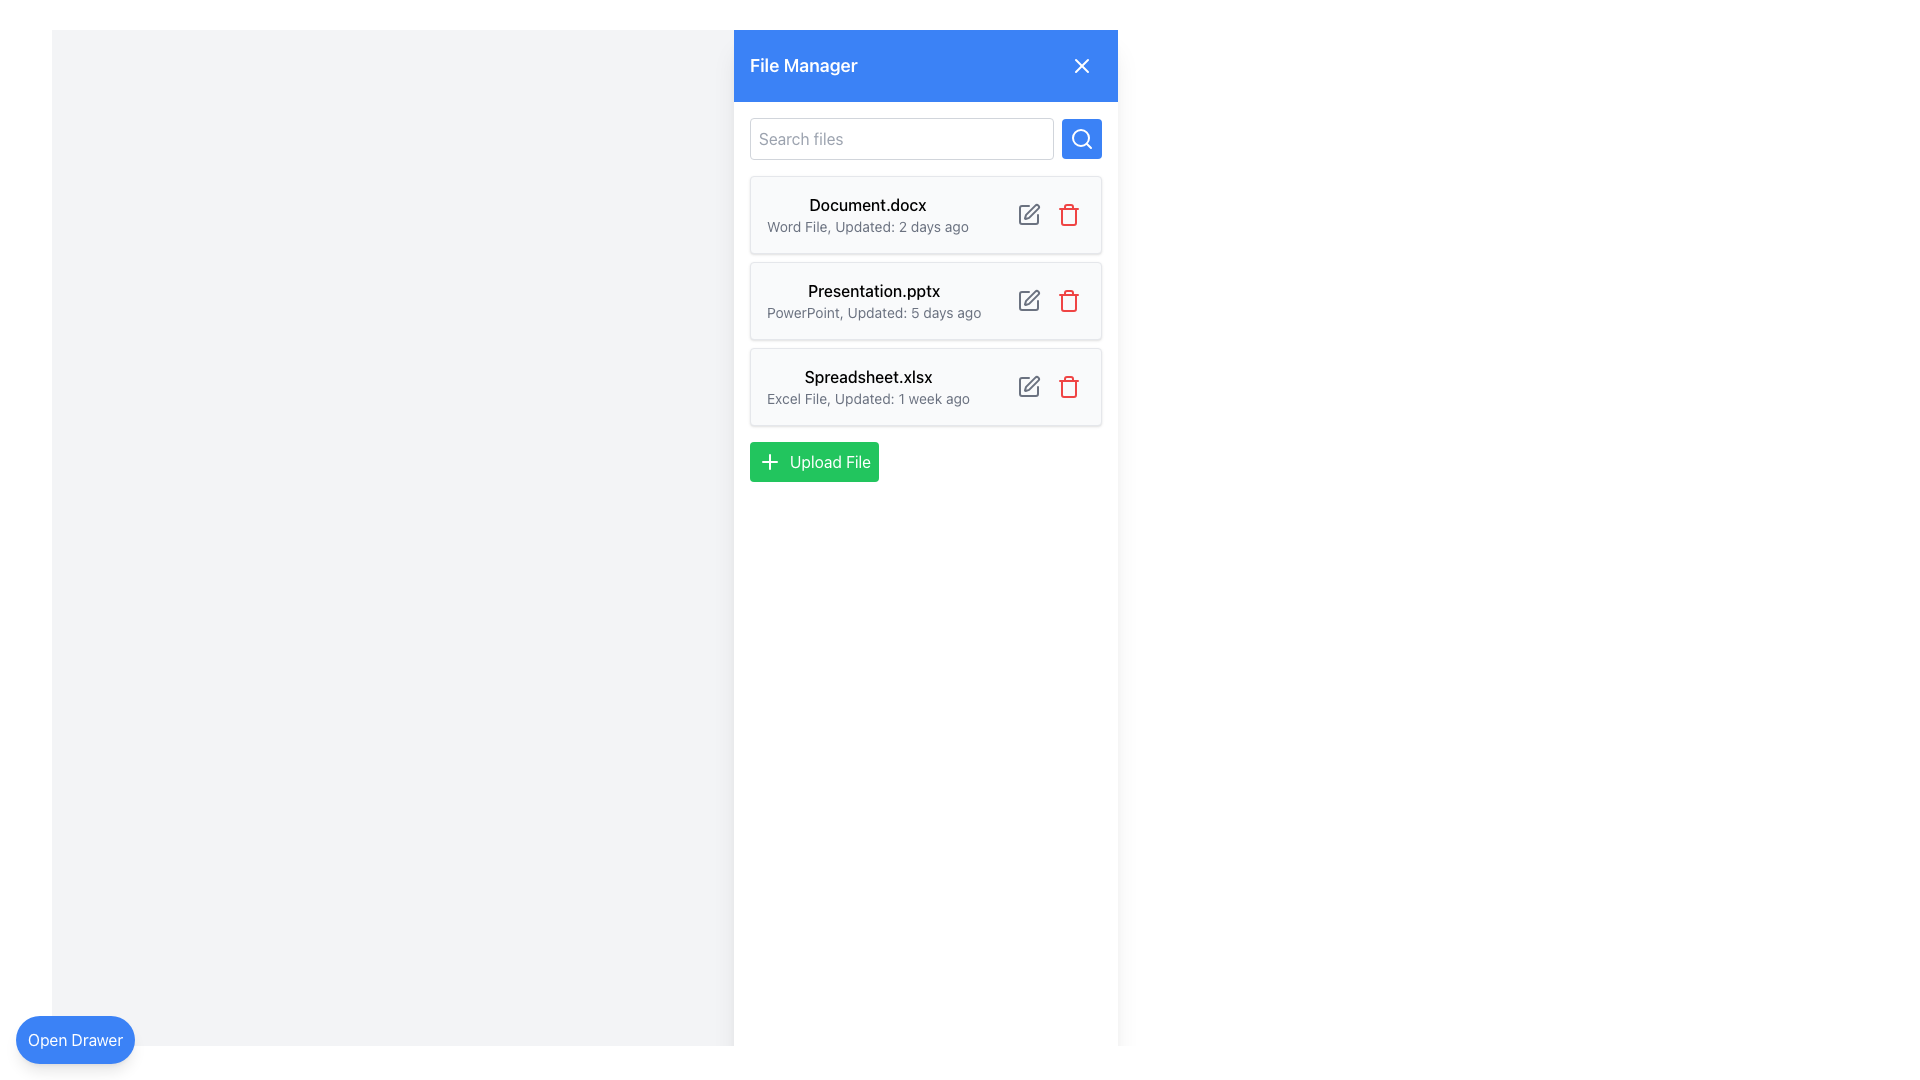 This screenshot has height=1080, width=1920. I want to click on the pencil icon button in the interactive button group located in the third file entry of the file manager interface to initiate an edit action, so click(1048, 386).